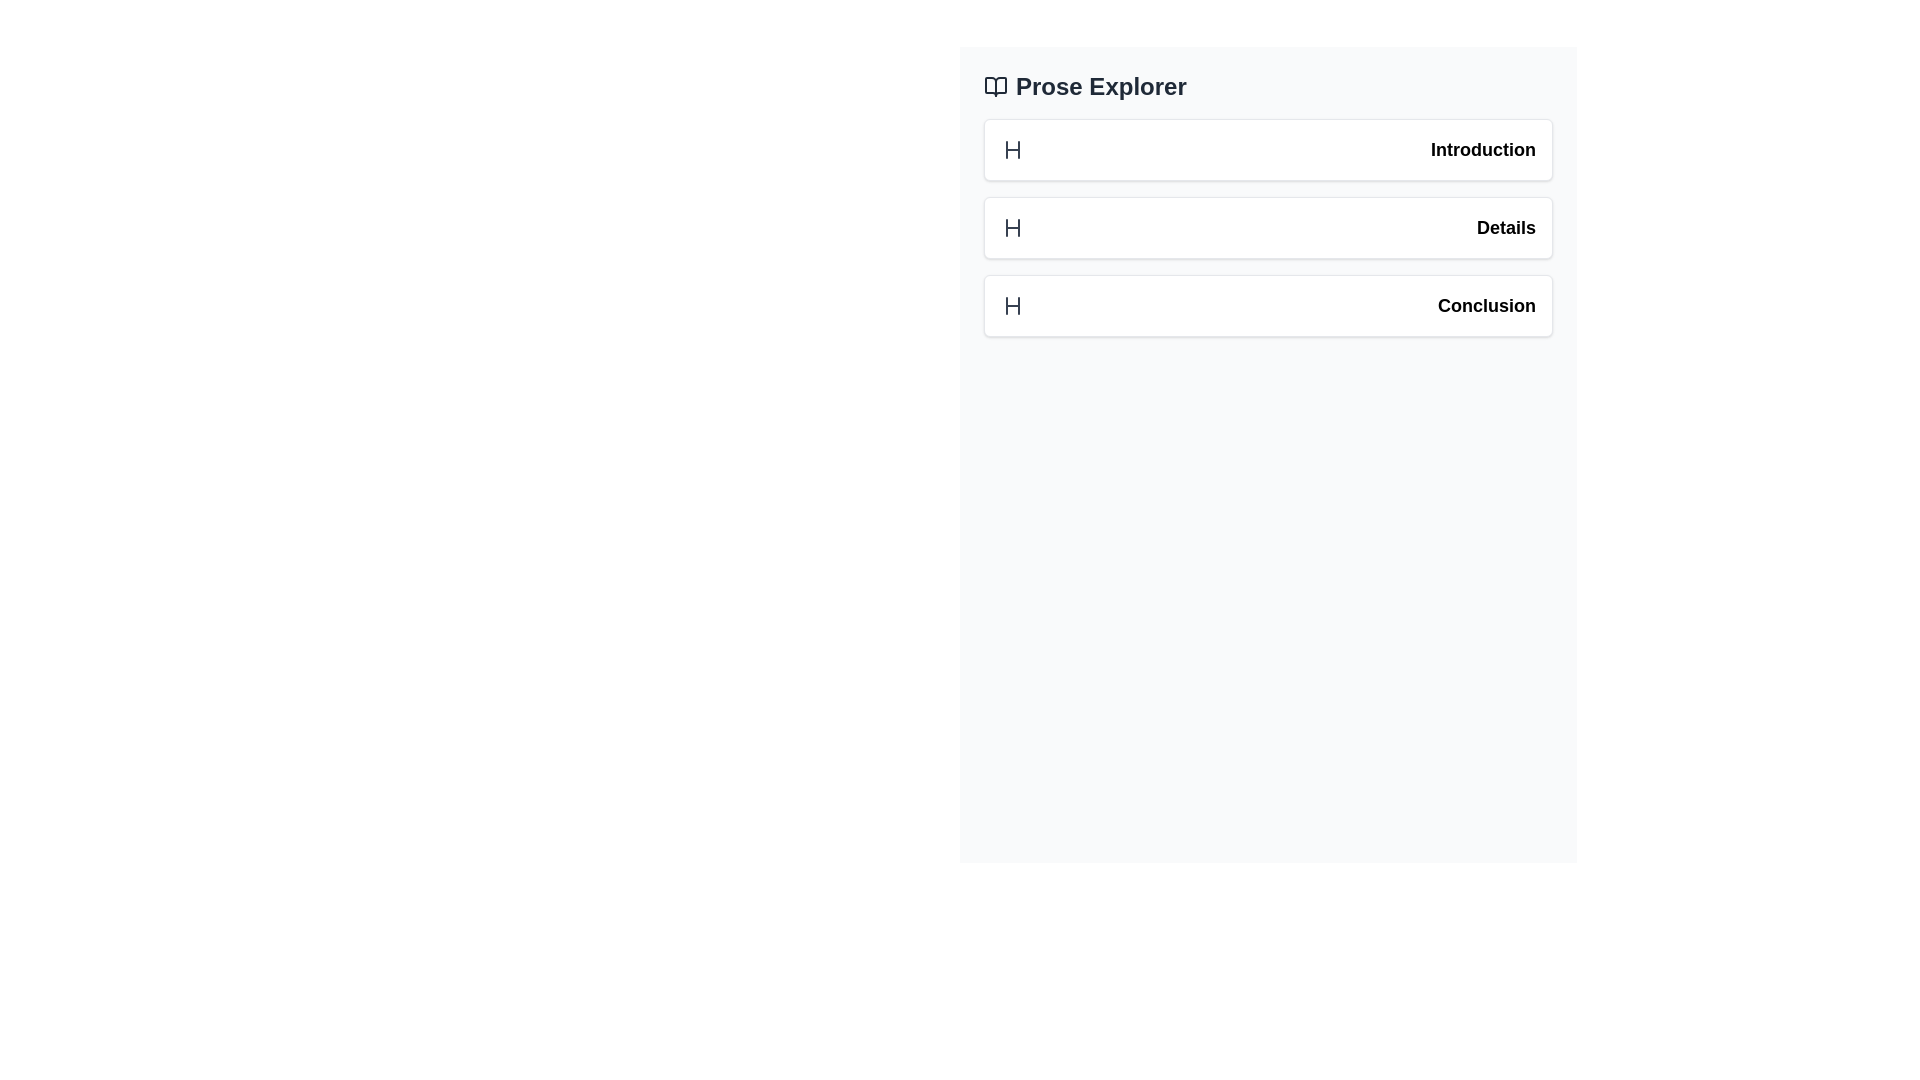  What do you see at coordinates (1012, 149) in the screenshot?
I see `the SVG icon that marks the 'Introduction' section header` at bounding box center [1012, 149].